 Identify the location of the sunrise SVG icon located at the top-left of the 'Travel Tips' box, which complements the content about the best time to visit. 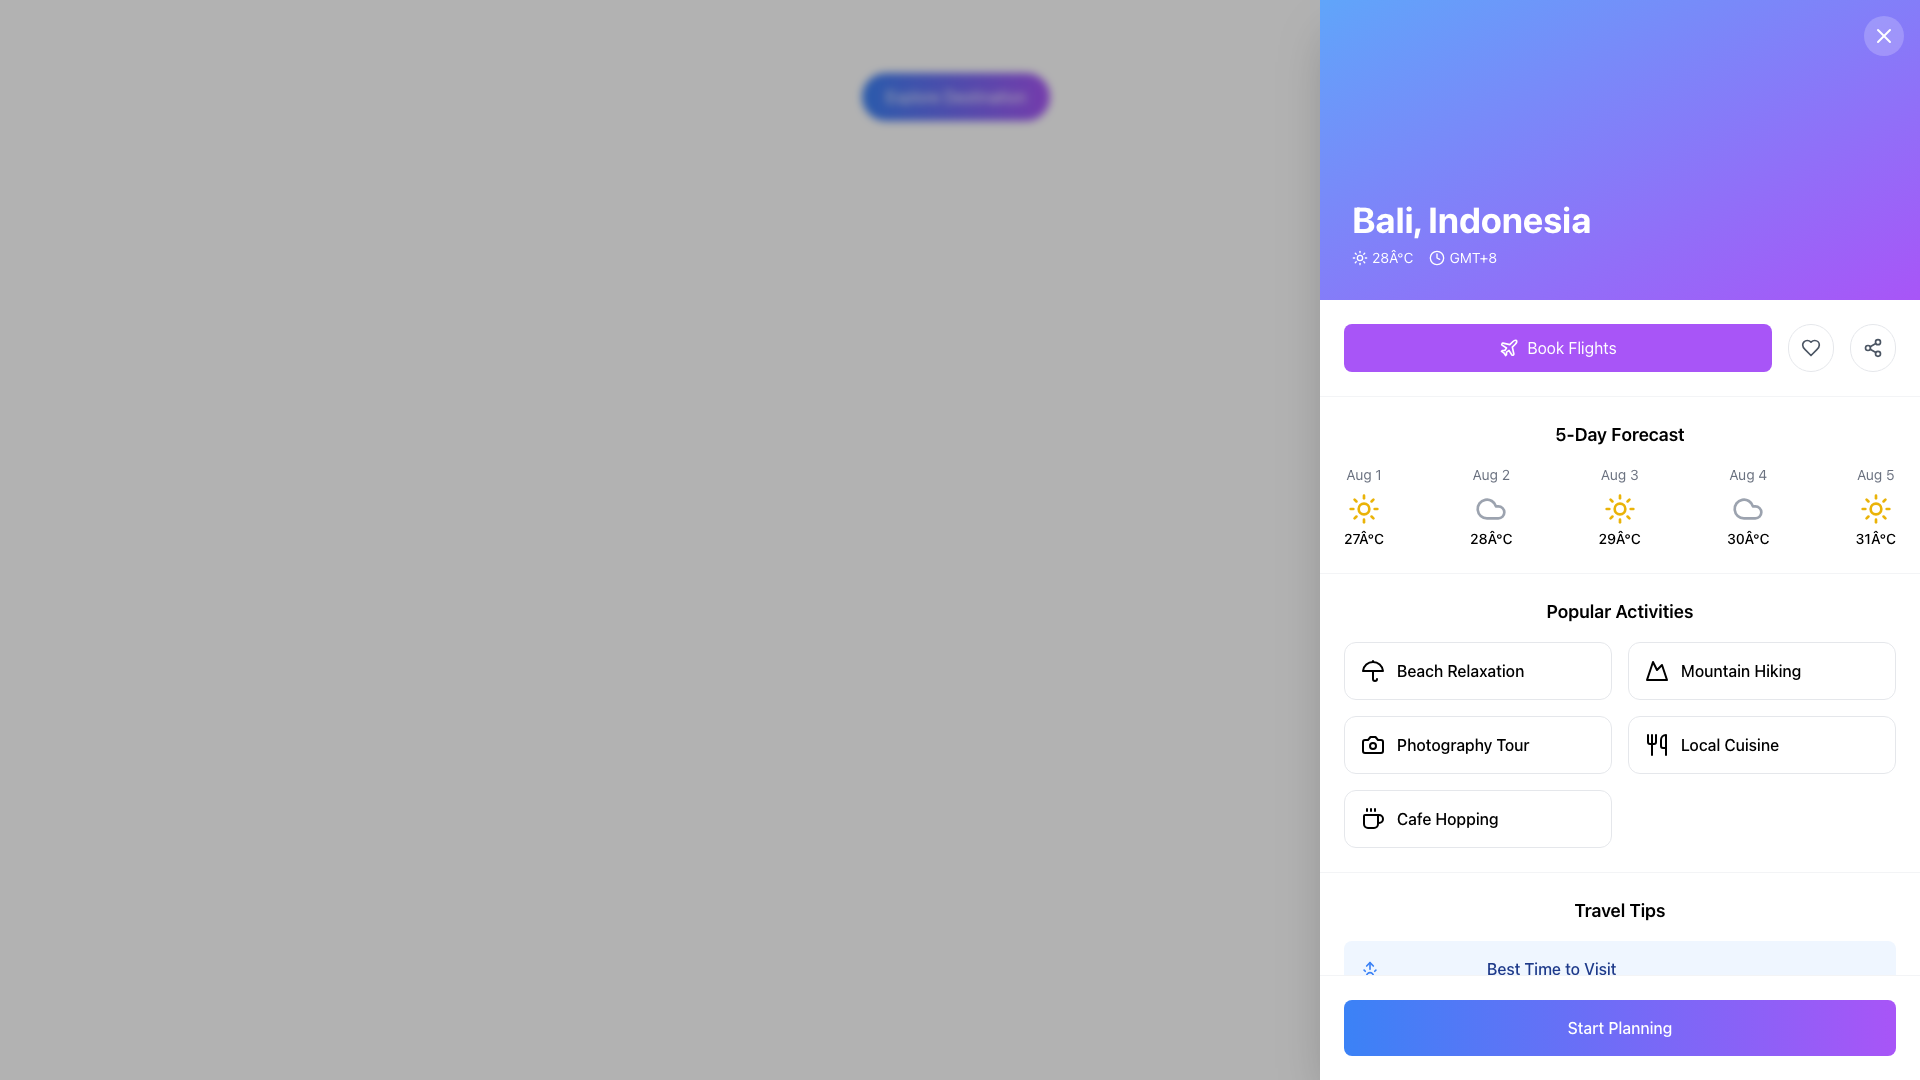
(1368, 970).